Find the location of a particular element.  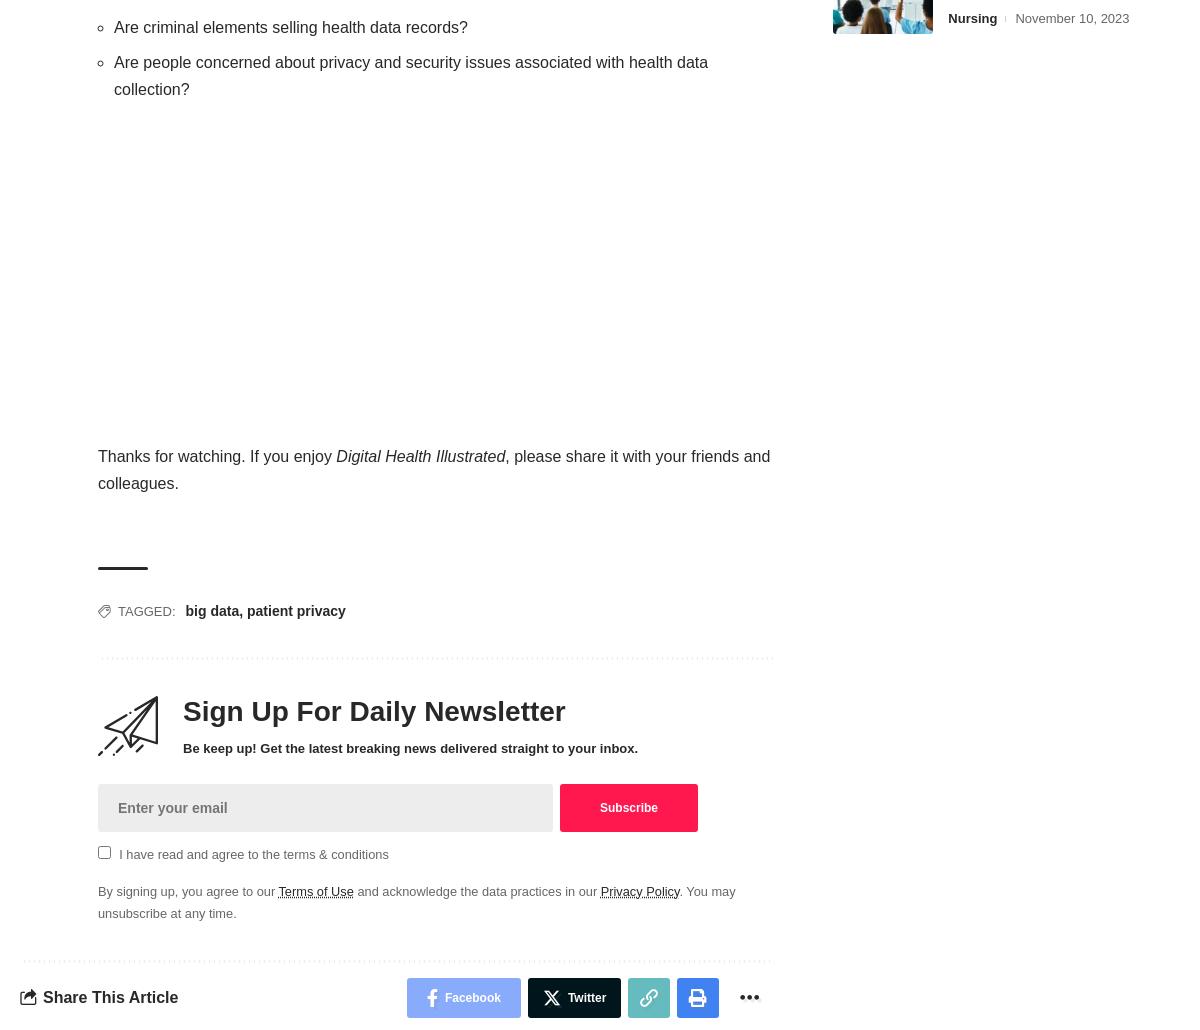

'Digital Health Illustrated' is located at coordinates (420, 454).